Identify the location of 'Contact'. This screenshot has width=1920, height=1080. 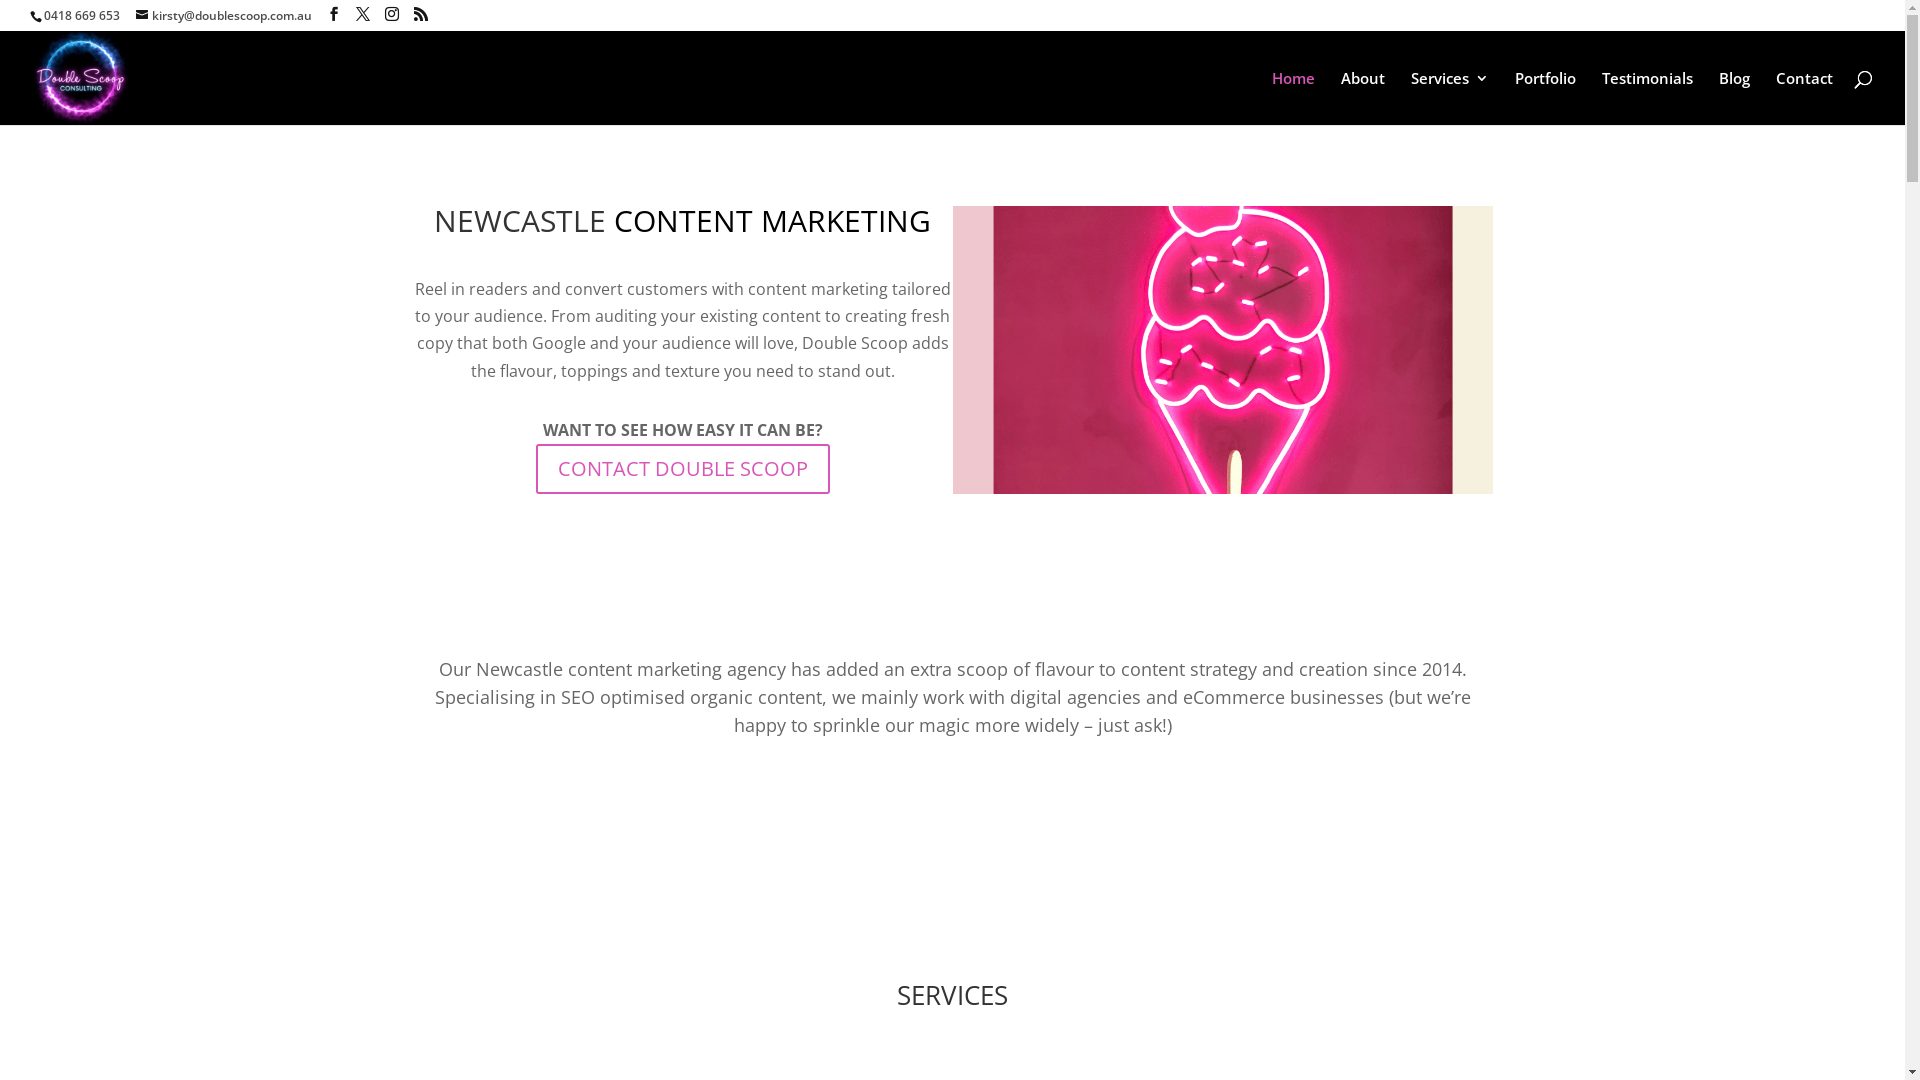
(1804, 97).